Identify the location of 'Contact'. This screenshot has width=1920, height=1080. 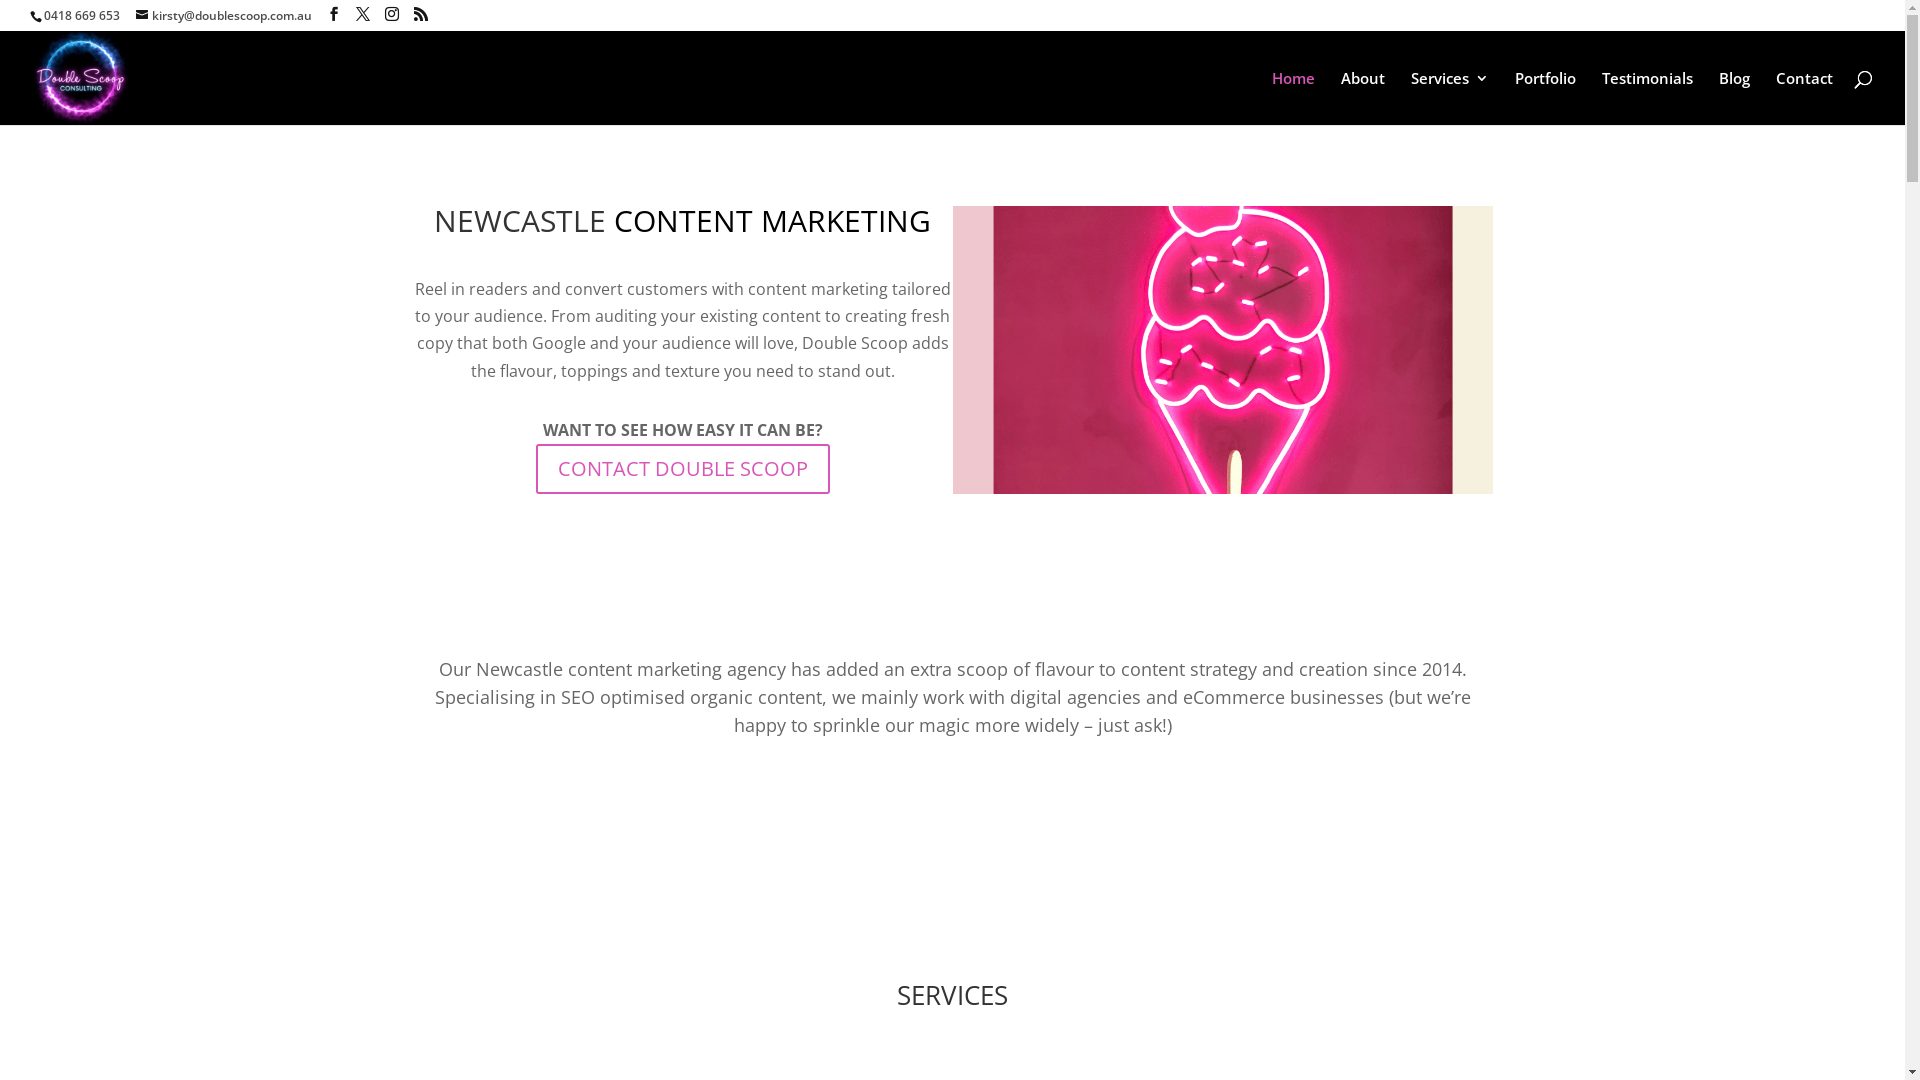
(1804, 97).